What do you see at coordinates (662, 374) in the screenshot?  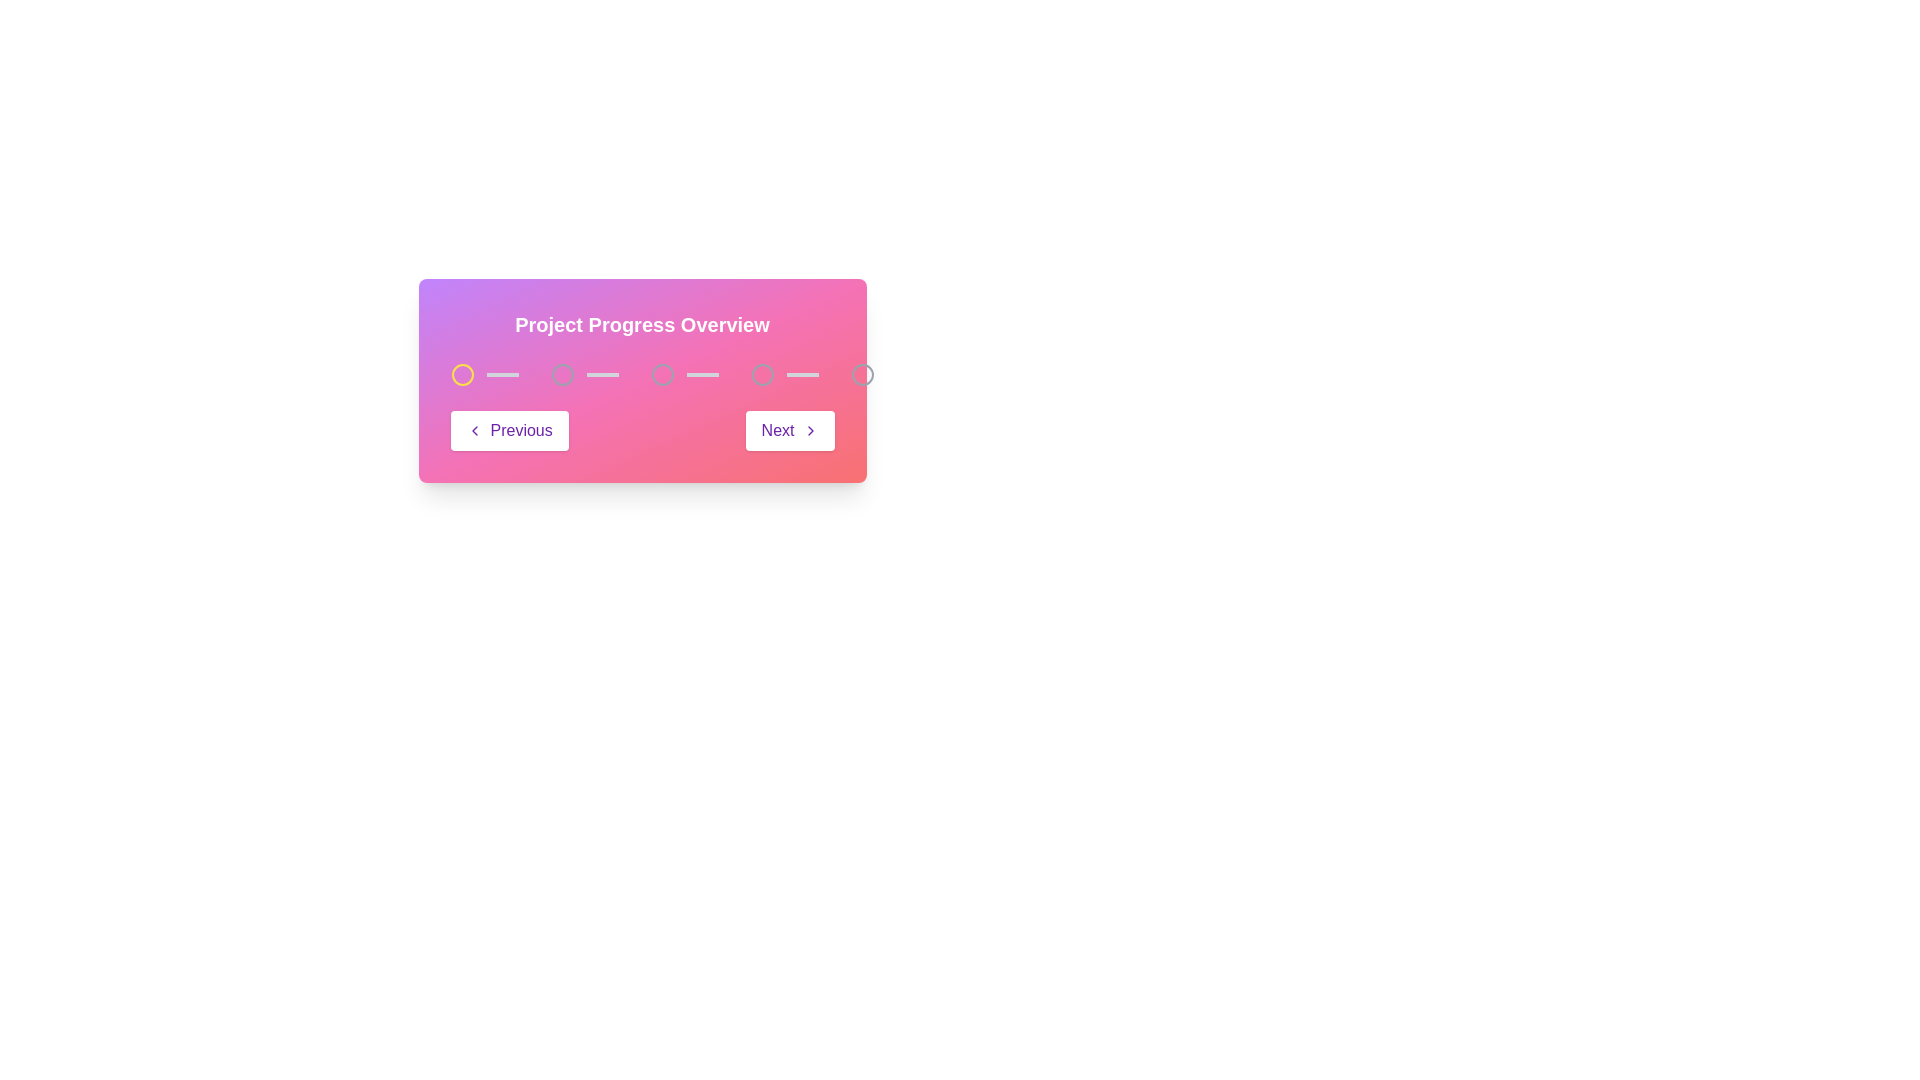 I see `the state of the third node in the progress indicator, represented by a graphic indicator (SVG Circle)` at bounding box center [662, 374].